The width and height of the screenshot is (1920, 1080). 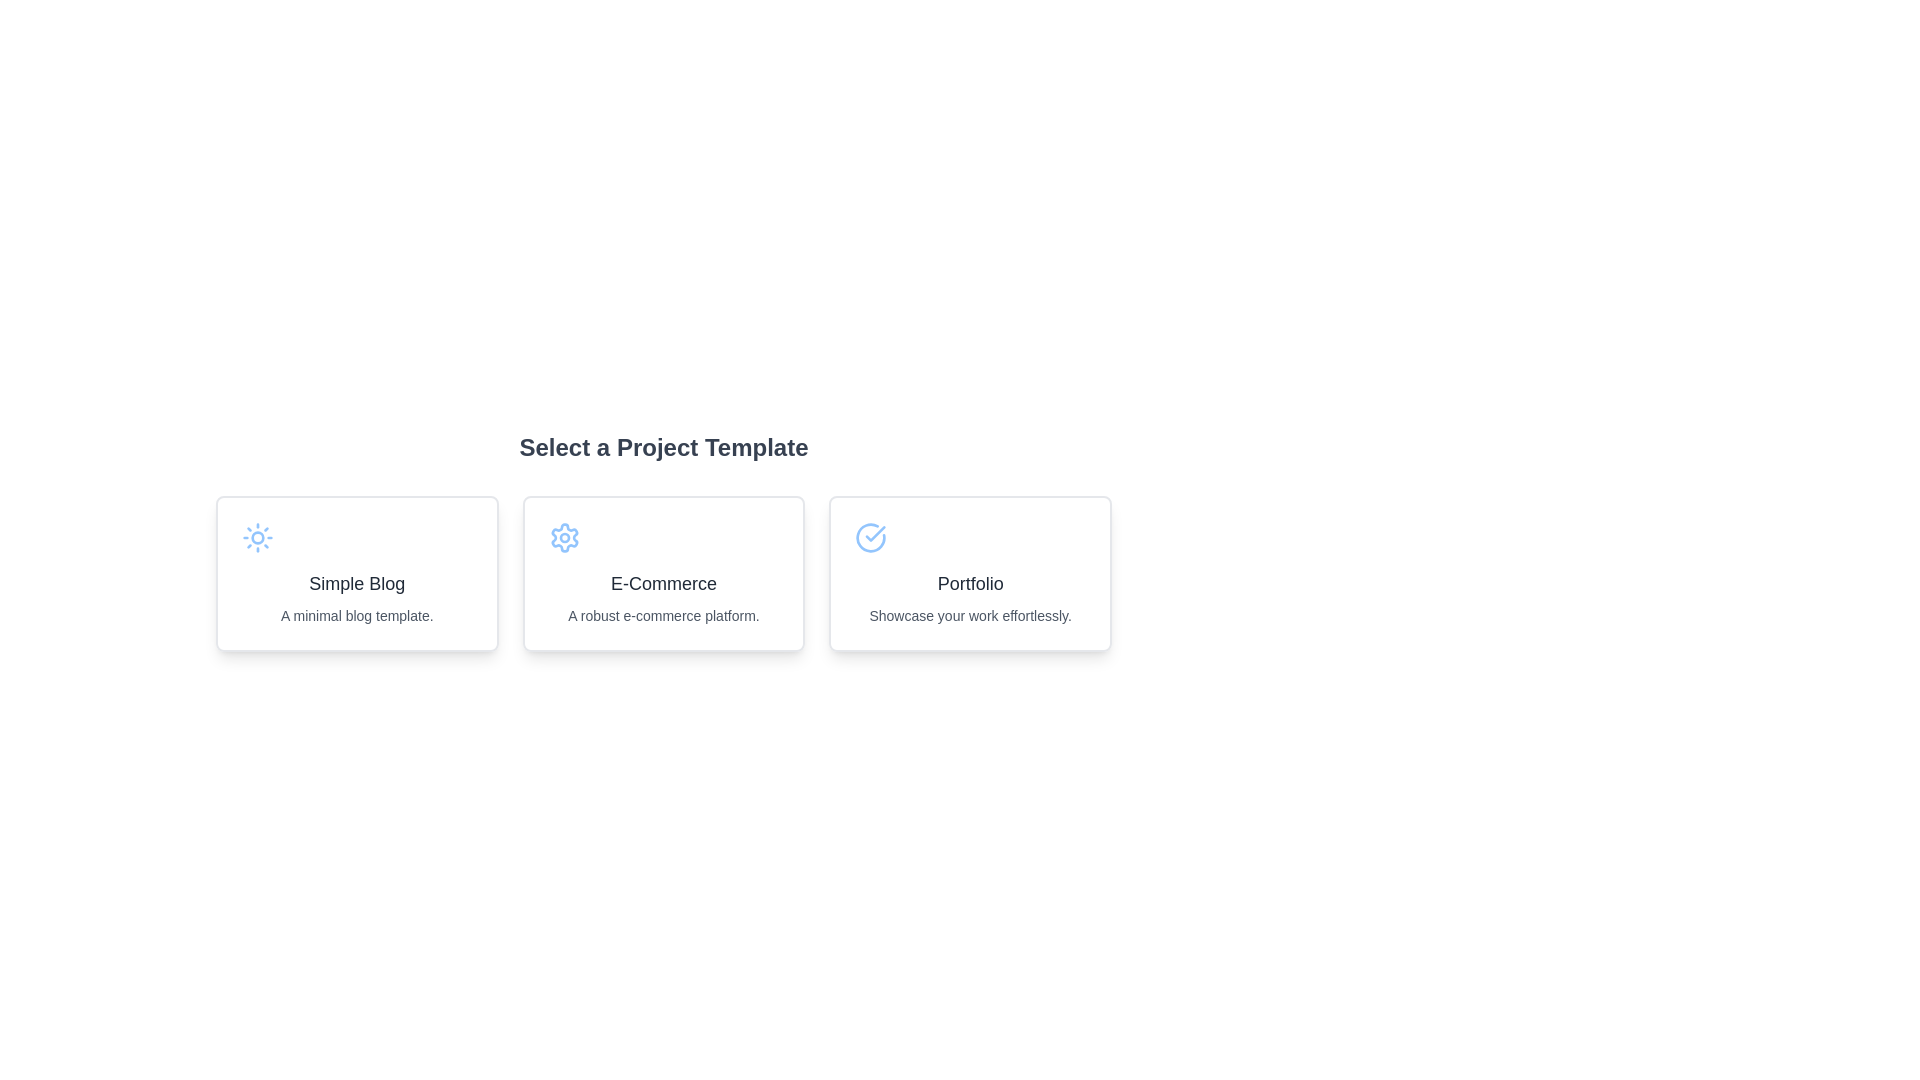 What do you see at coordinates (356, 574) in the screenshot?
I see `the first card in the horizontal list` at bounding box center [356, 574].